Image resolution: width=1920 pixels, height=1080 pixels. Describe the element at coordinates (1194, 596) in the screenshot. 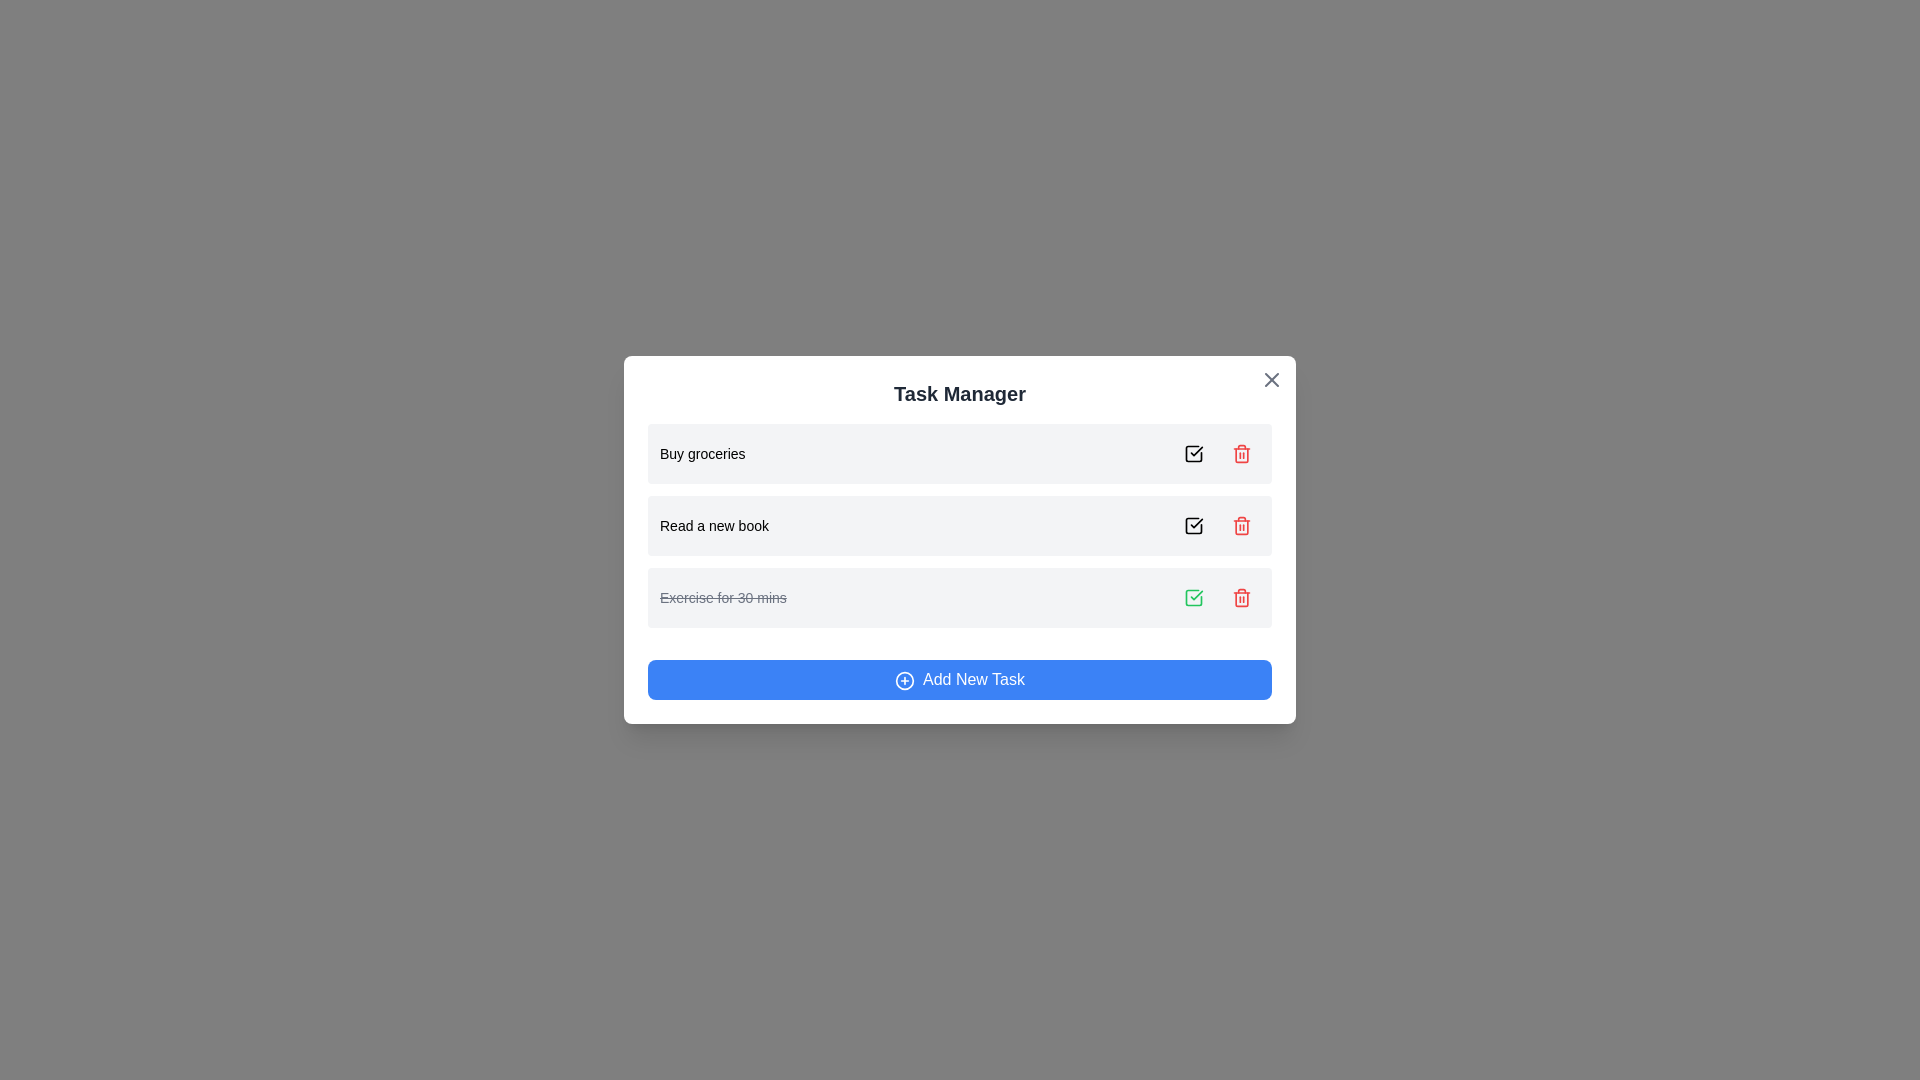

I see `the green checkbox with a checkmark icon, which is the third checkbox` at that location.